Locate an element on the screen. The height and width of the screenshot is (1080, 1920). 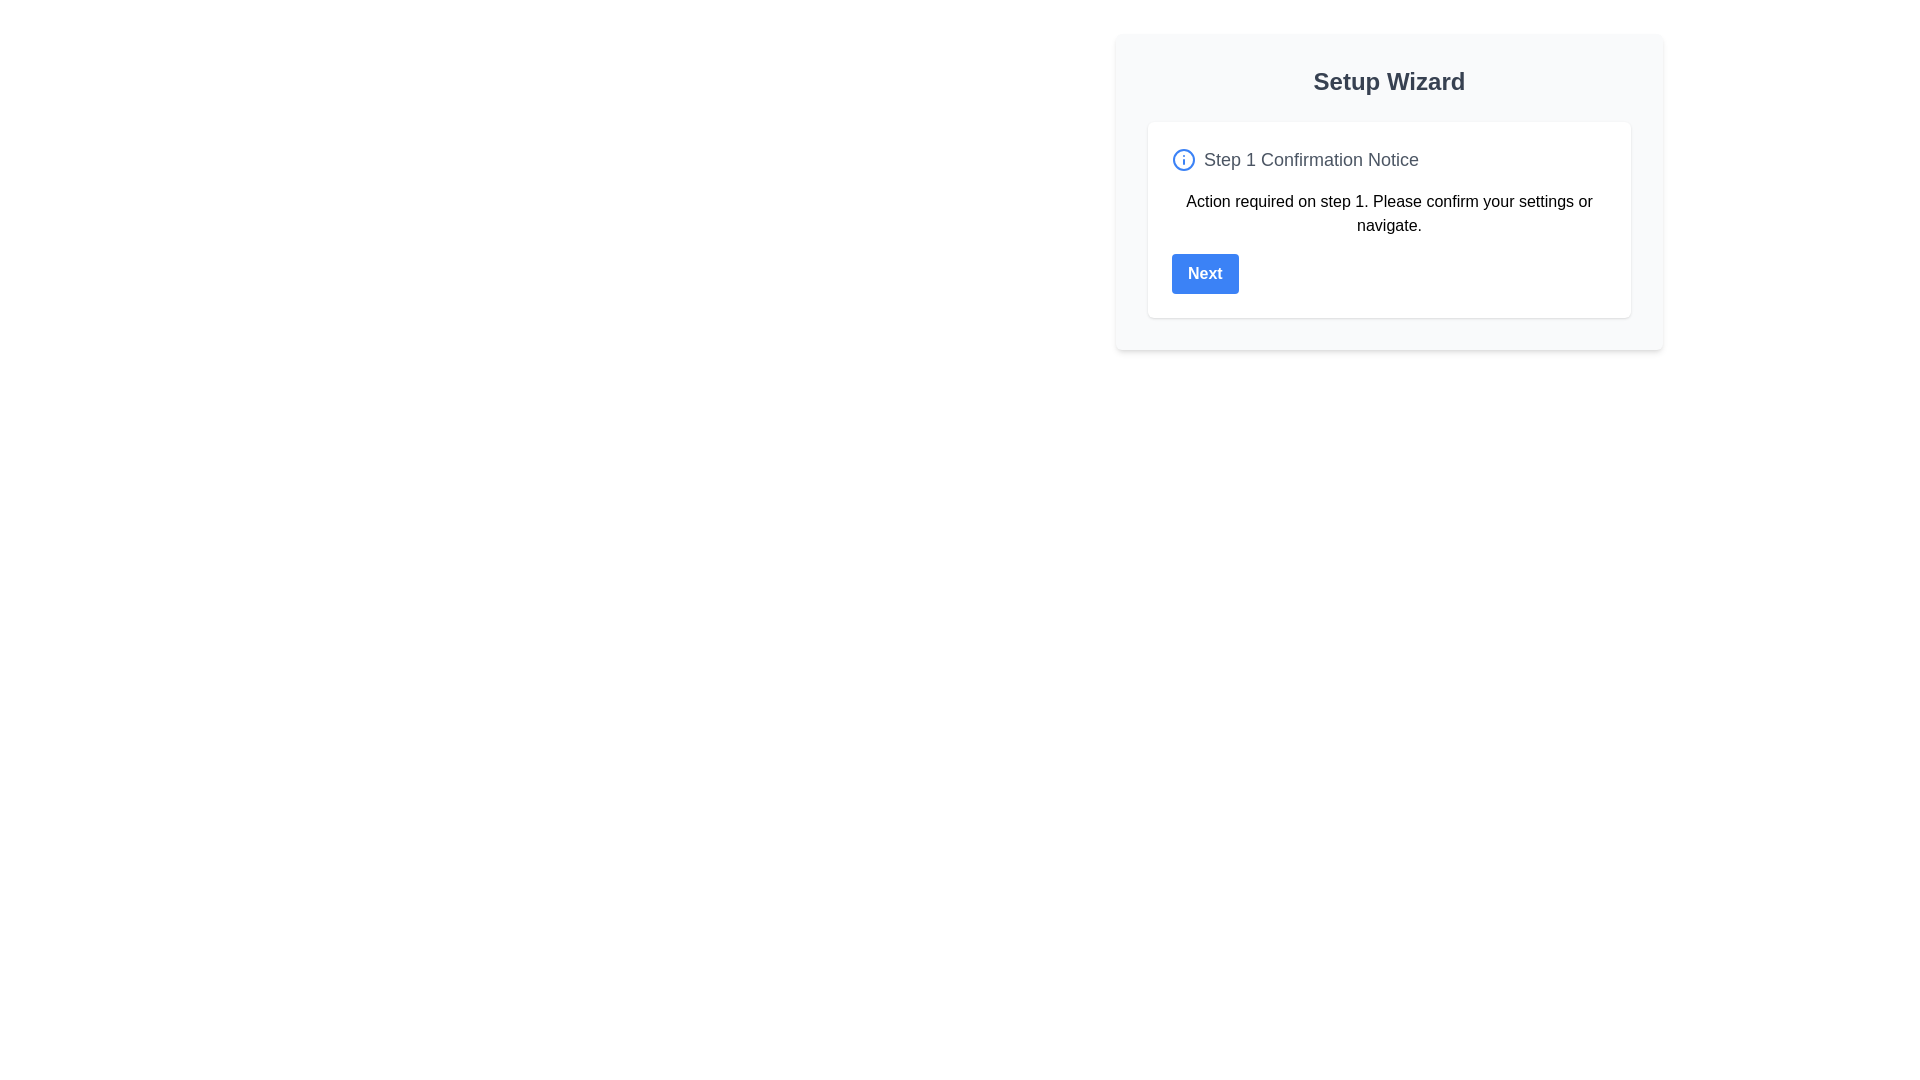
the heading text that indicates the step and purpose of the displayed content within the wizard-like user flow, positioned to the right of the circular blue information icon is located at coordinates (1311, 158).